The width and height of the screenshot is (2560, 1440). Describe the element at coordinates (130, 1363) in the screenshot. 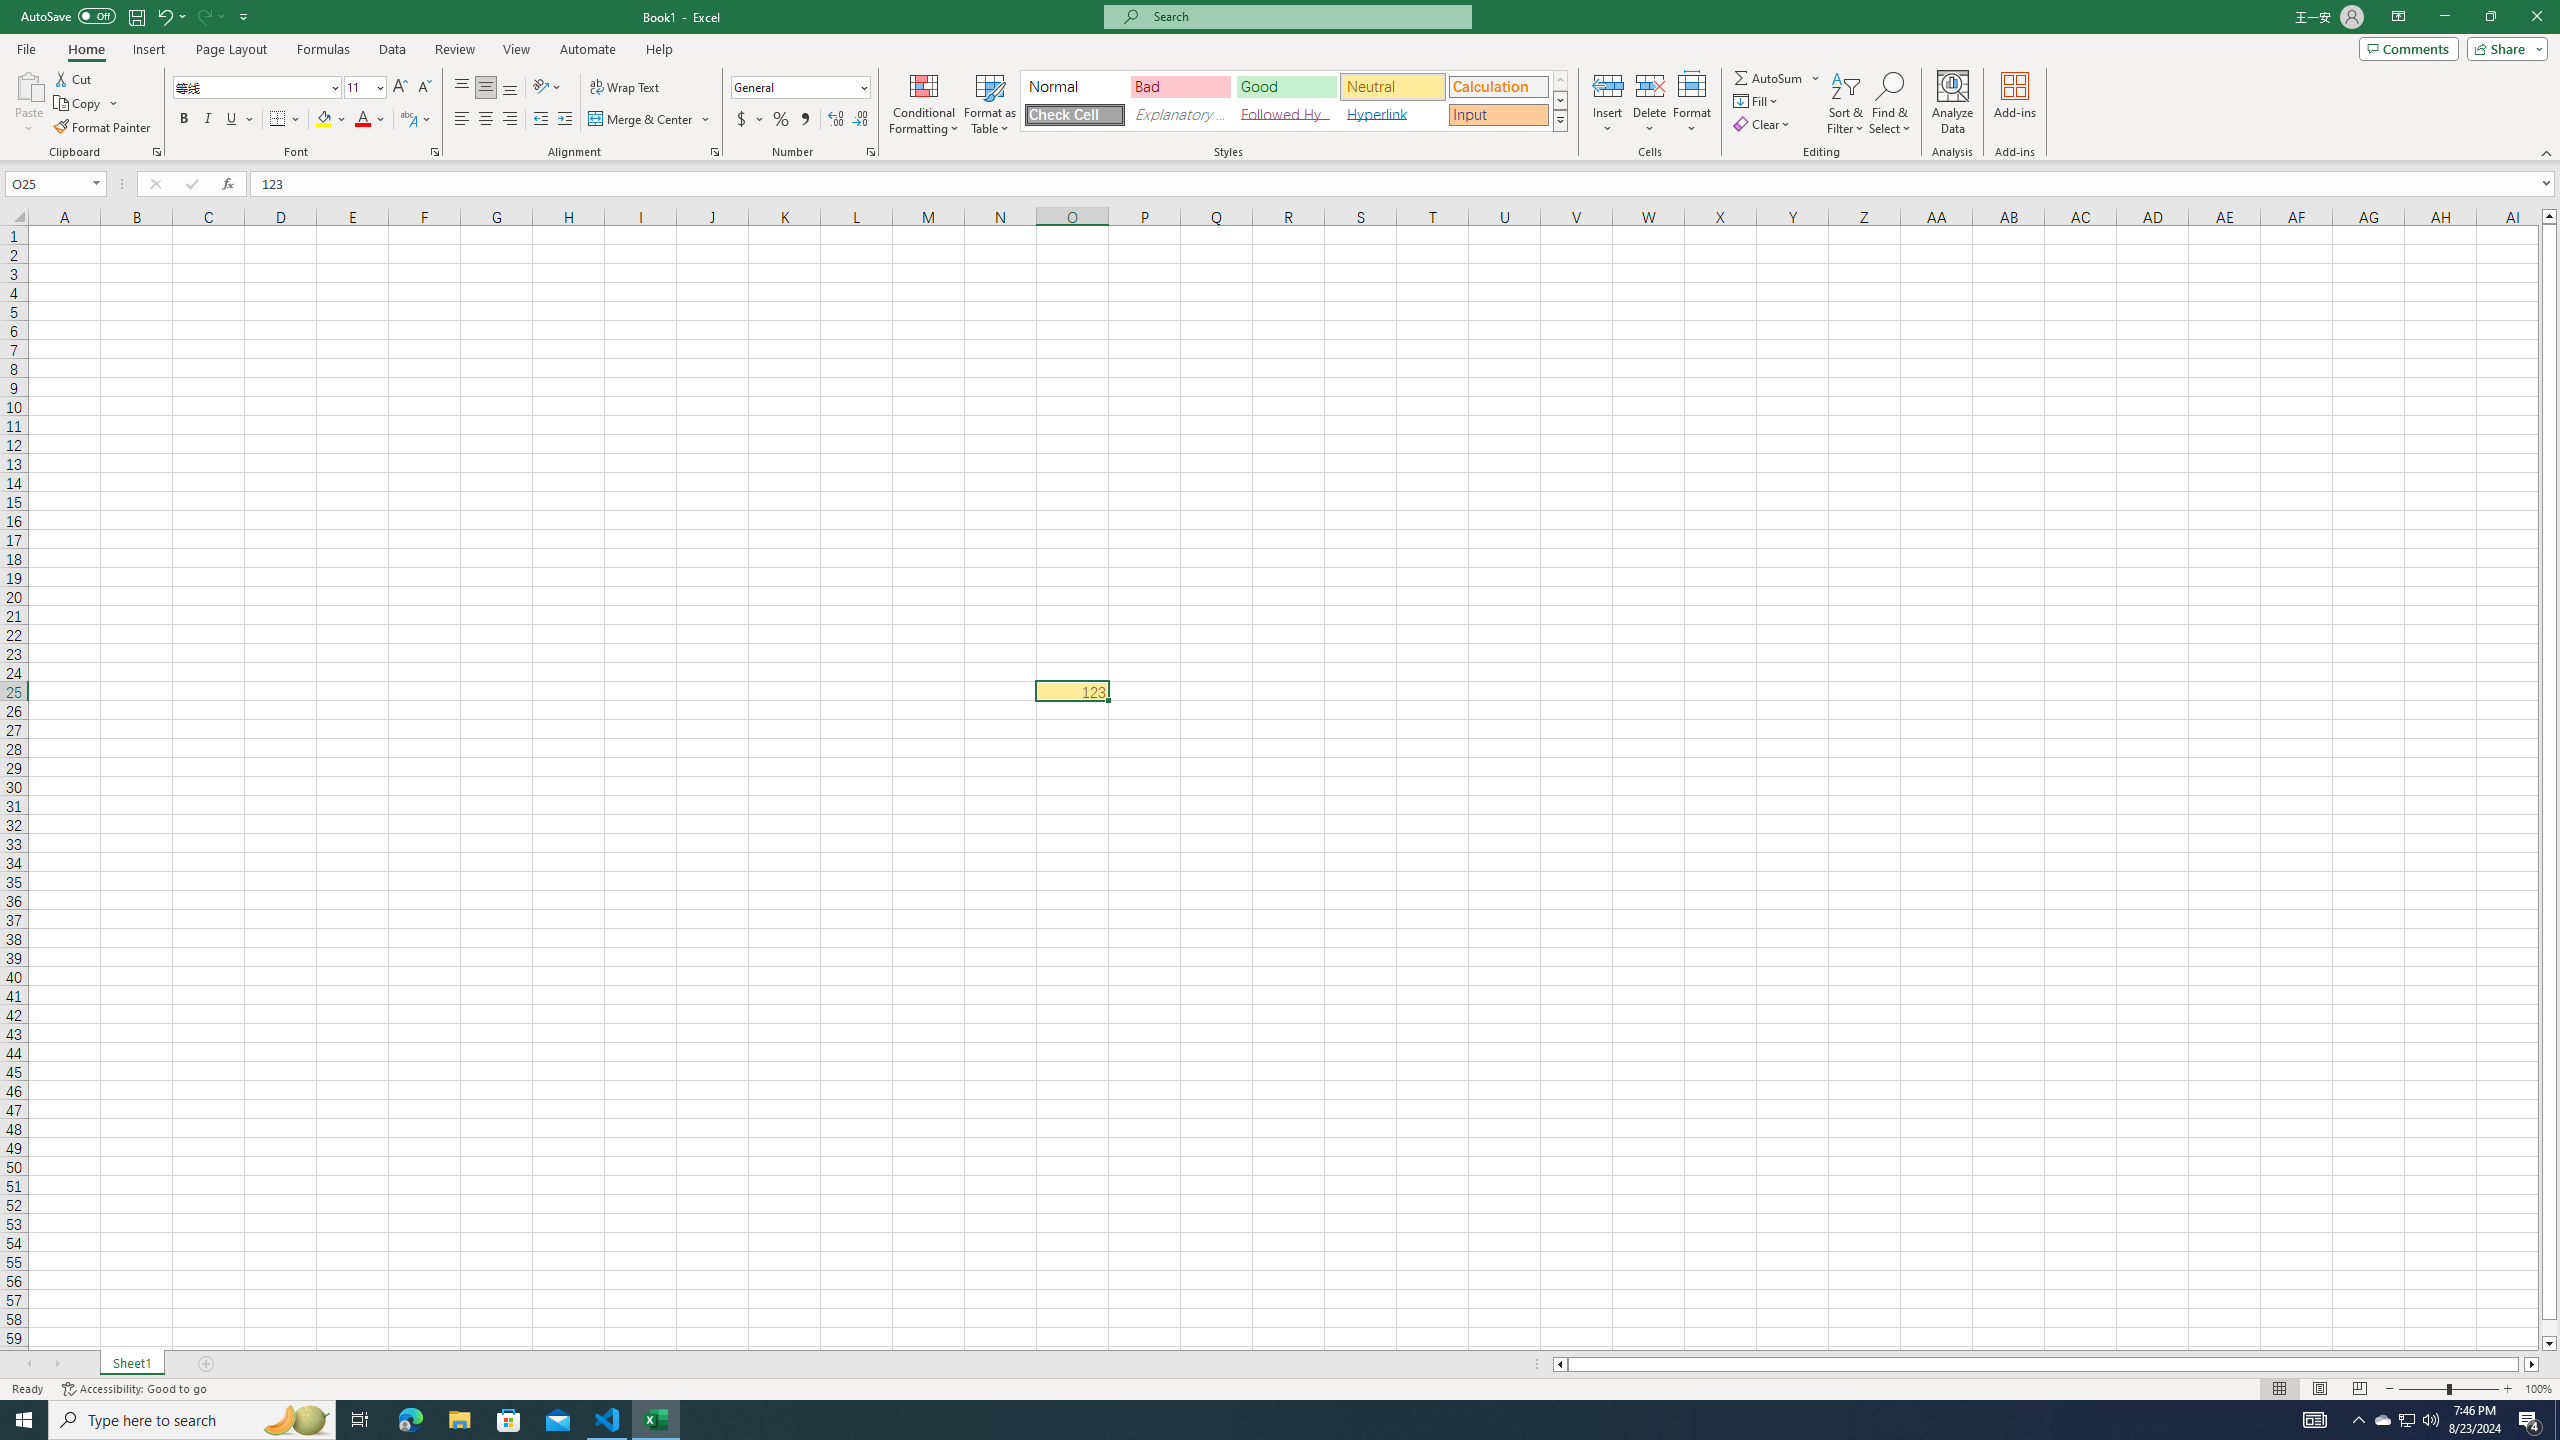

I see `'Sheet1'` at that location.